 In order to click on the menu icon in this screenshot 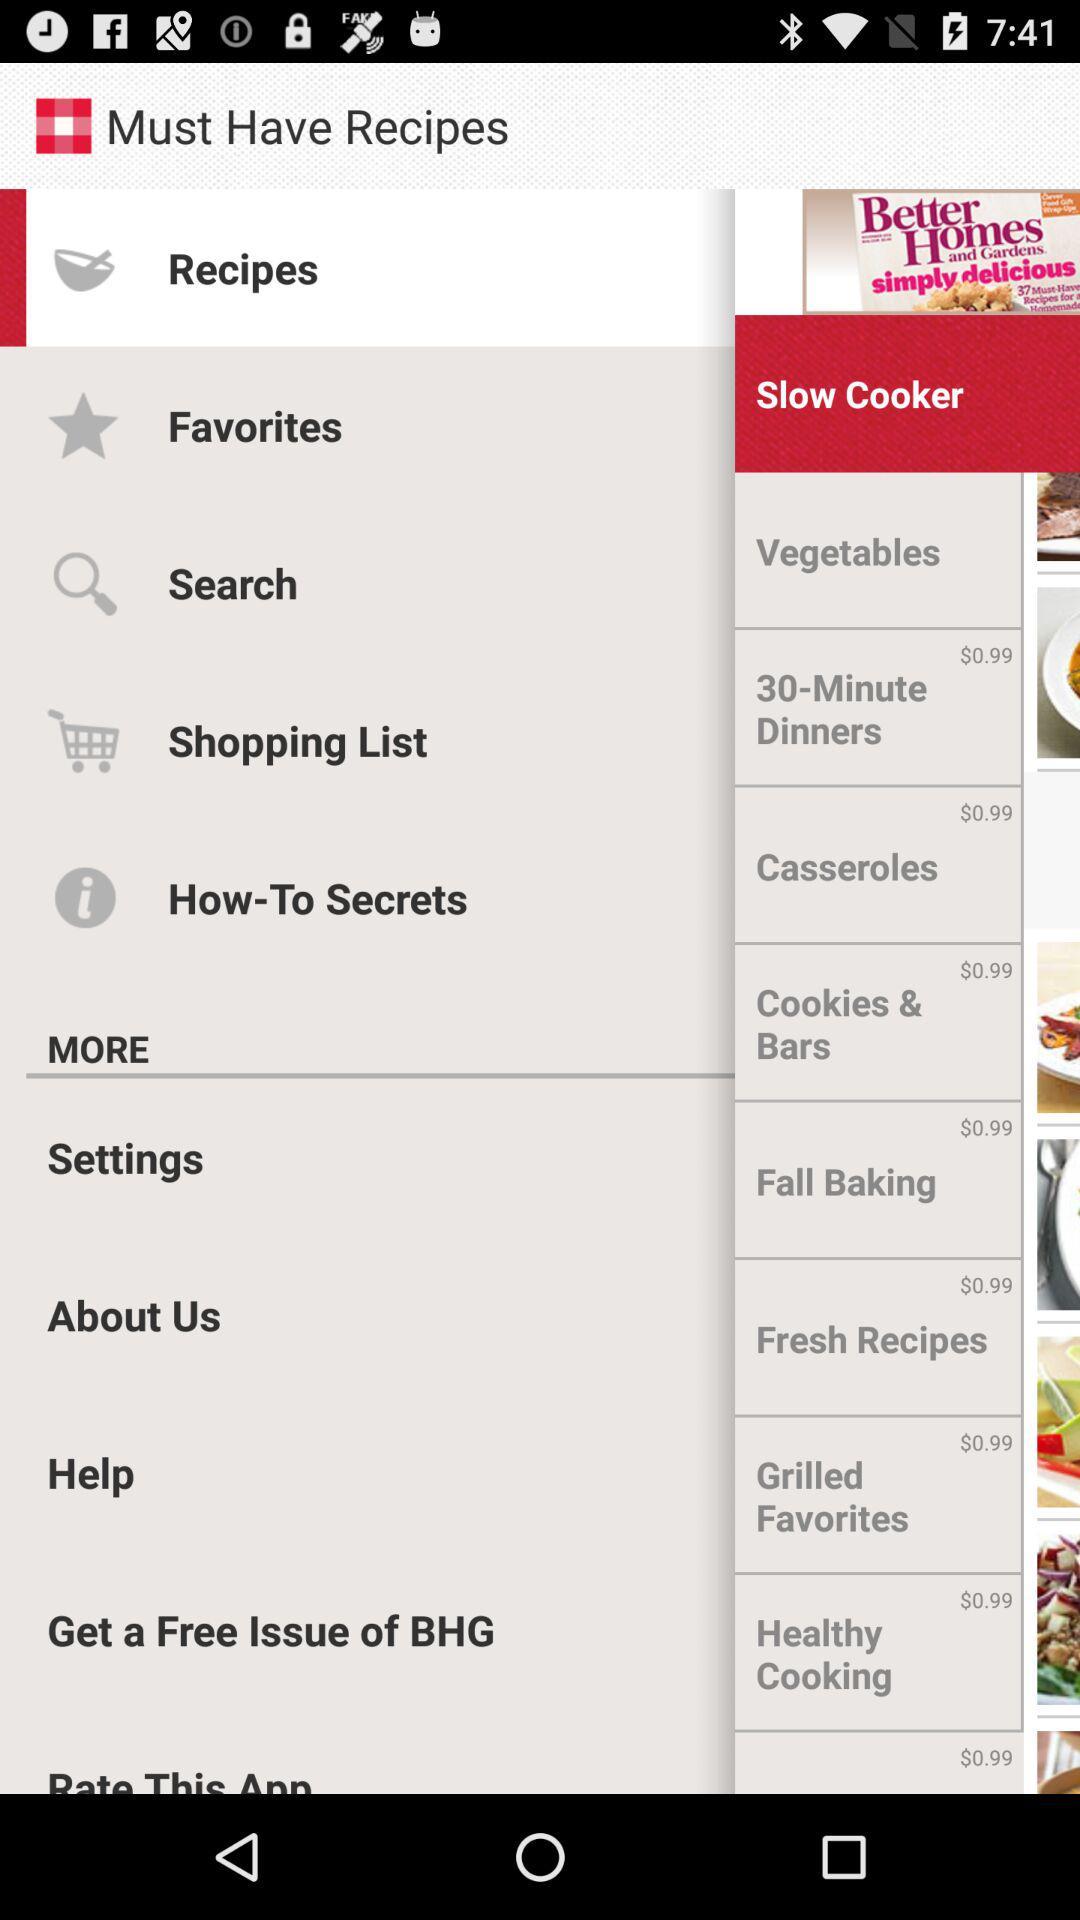, I will do `click(1050, 1099)`.